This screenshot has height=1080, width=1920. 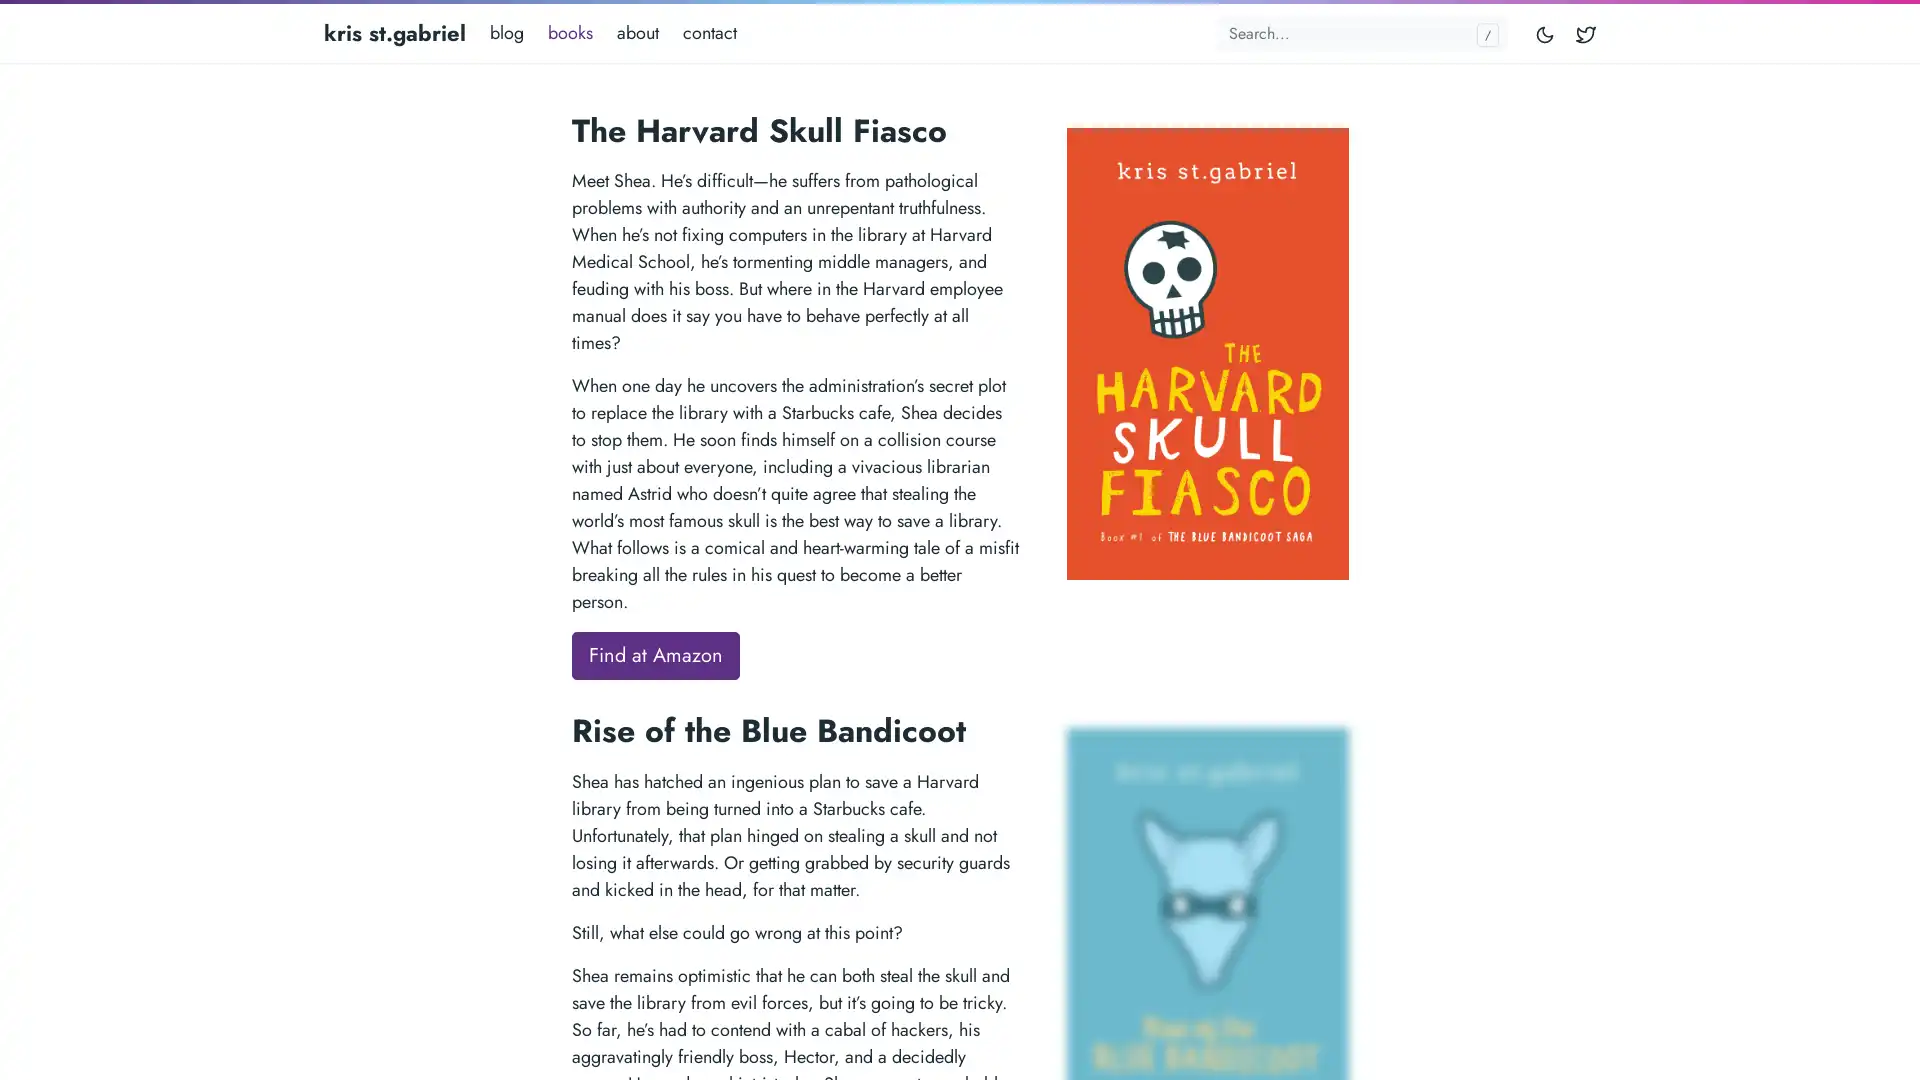 I want to click on Toggle mode, so click(x=1544, y=33).